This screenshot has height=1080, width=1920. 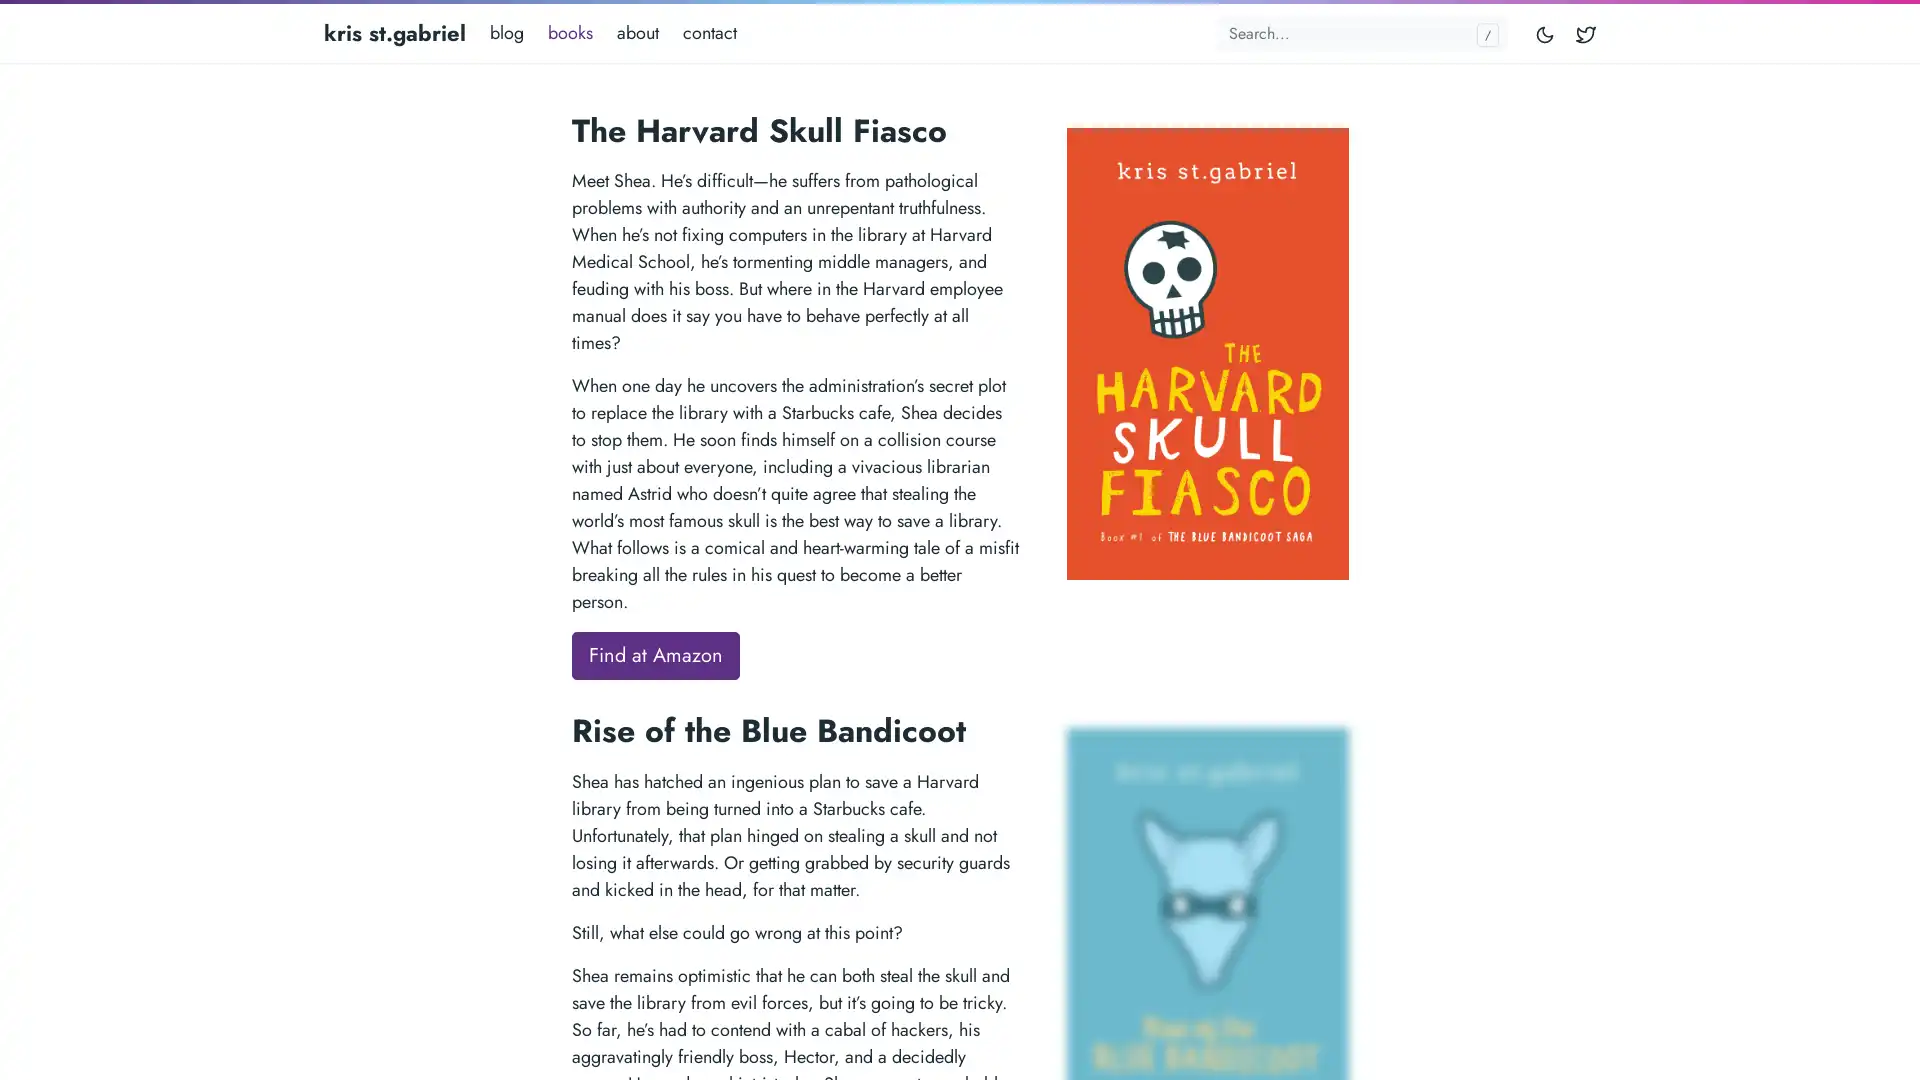 I want to click on Toggle mode, so click(x=1544, y=33).